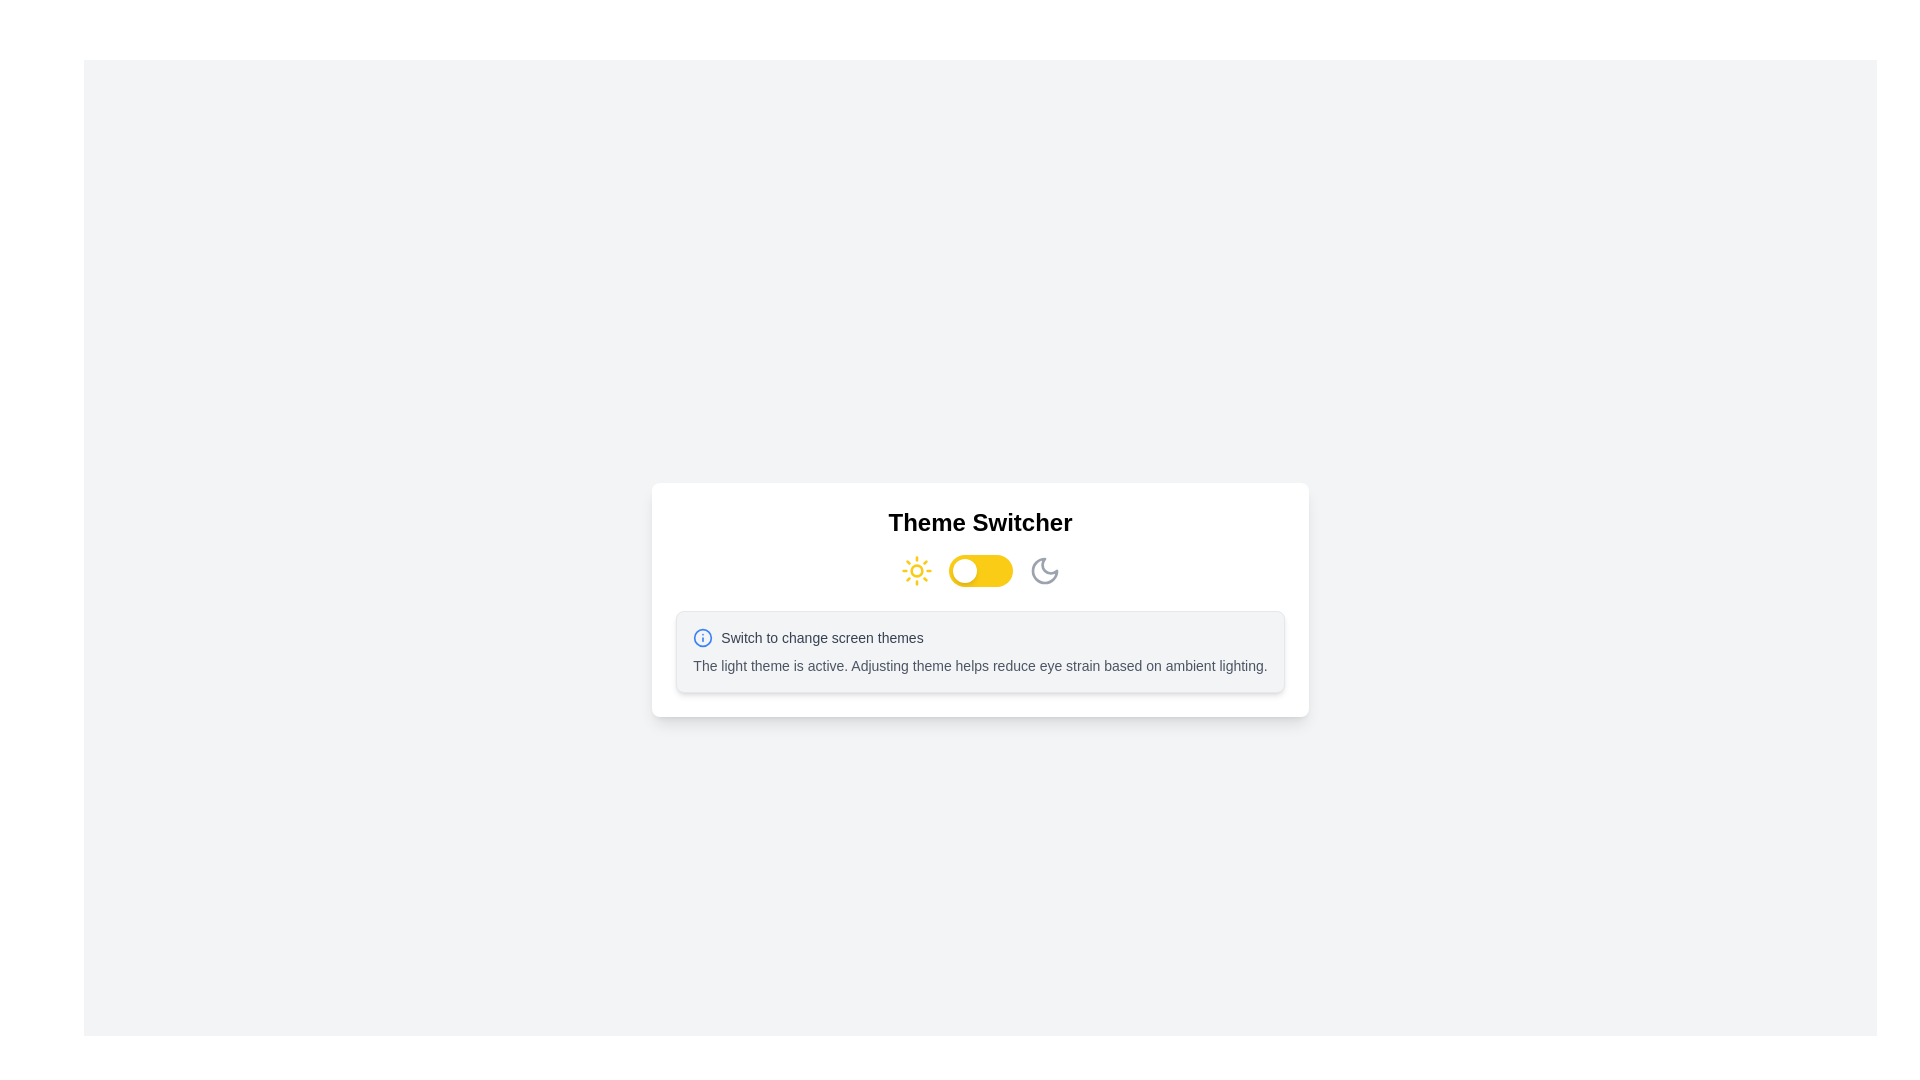  What do you see at coordinates (1043, 570) in the screenshot?
I see `the moon icon in the theme switcher interface, which represents a nighttime or dark theme` at bounding box center [1043, 570].